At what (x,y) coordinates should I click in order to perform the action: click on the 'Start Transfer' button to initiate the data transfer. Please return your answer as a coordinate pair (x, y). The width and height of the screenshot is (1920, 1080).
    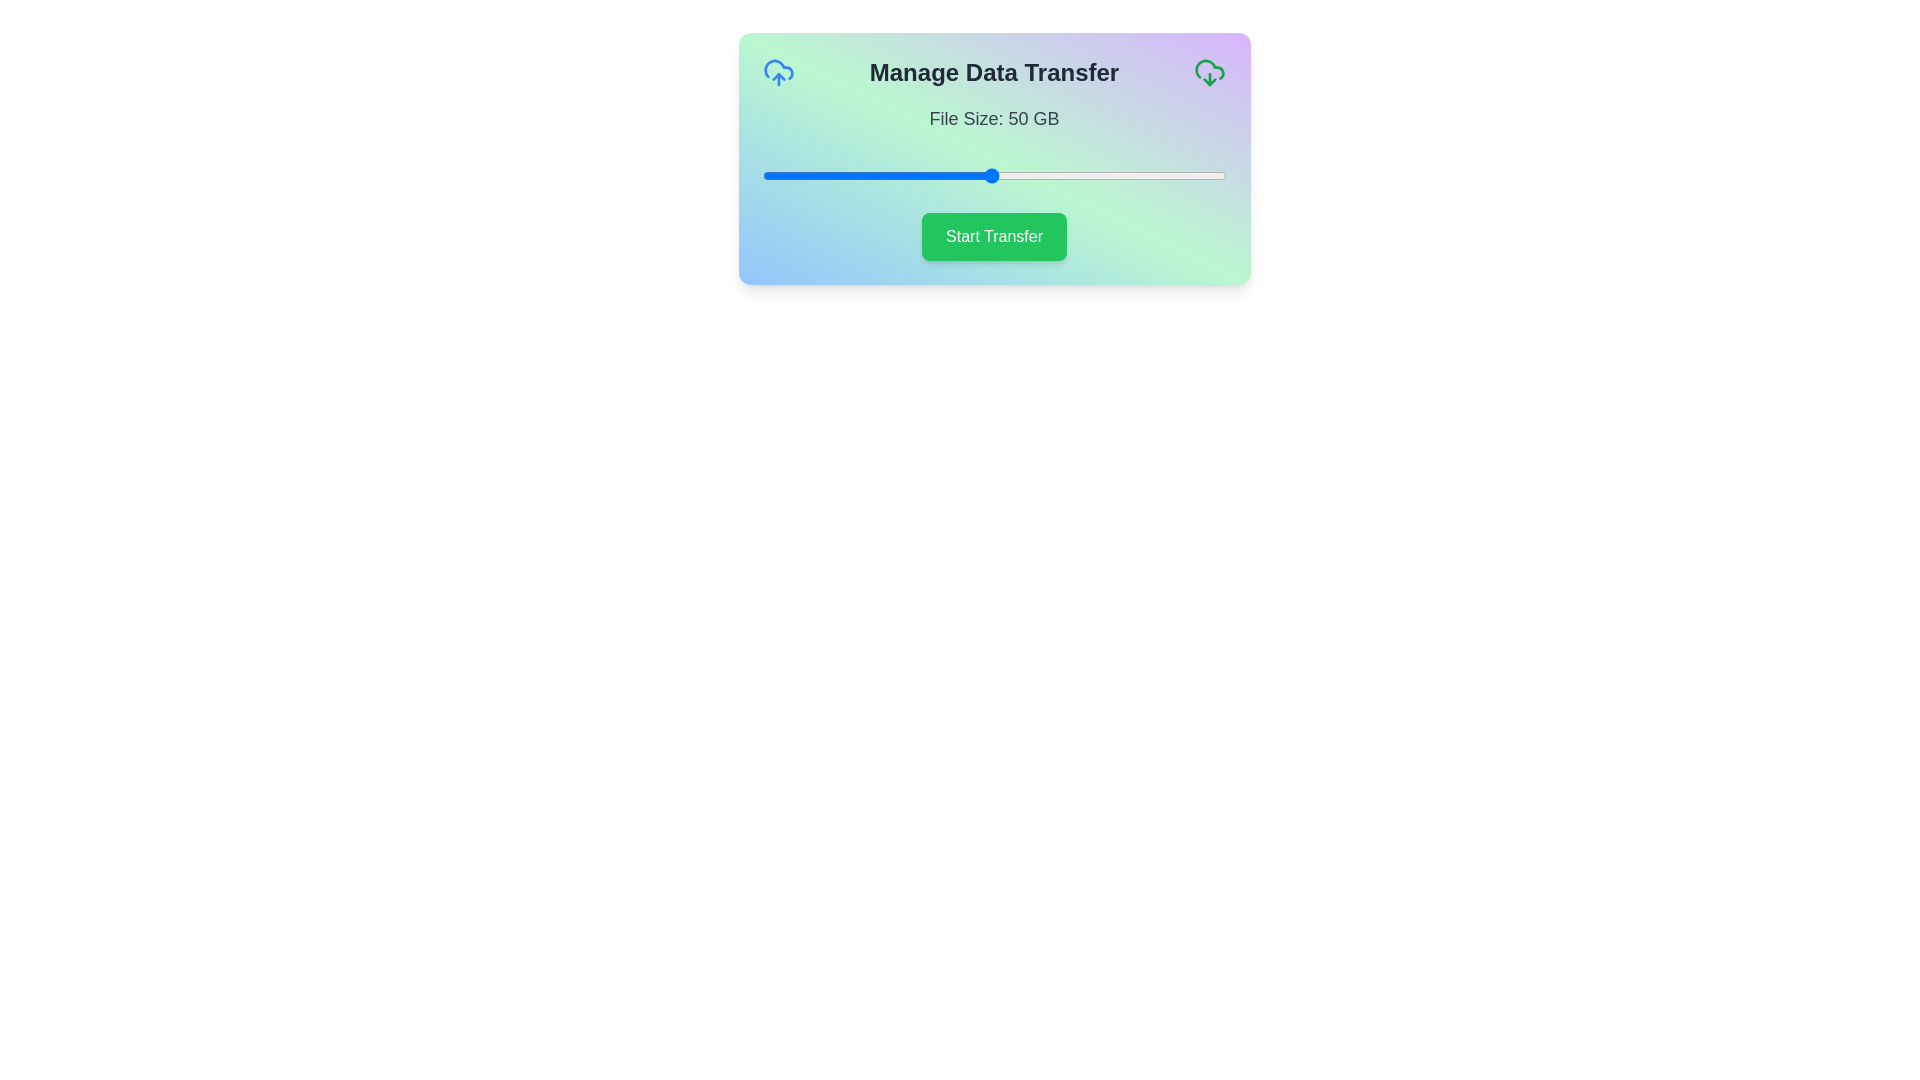
    Looking at the image, I should click on (994, 235).